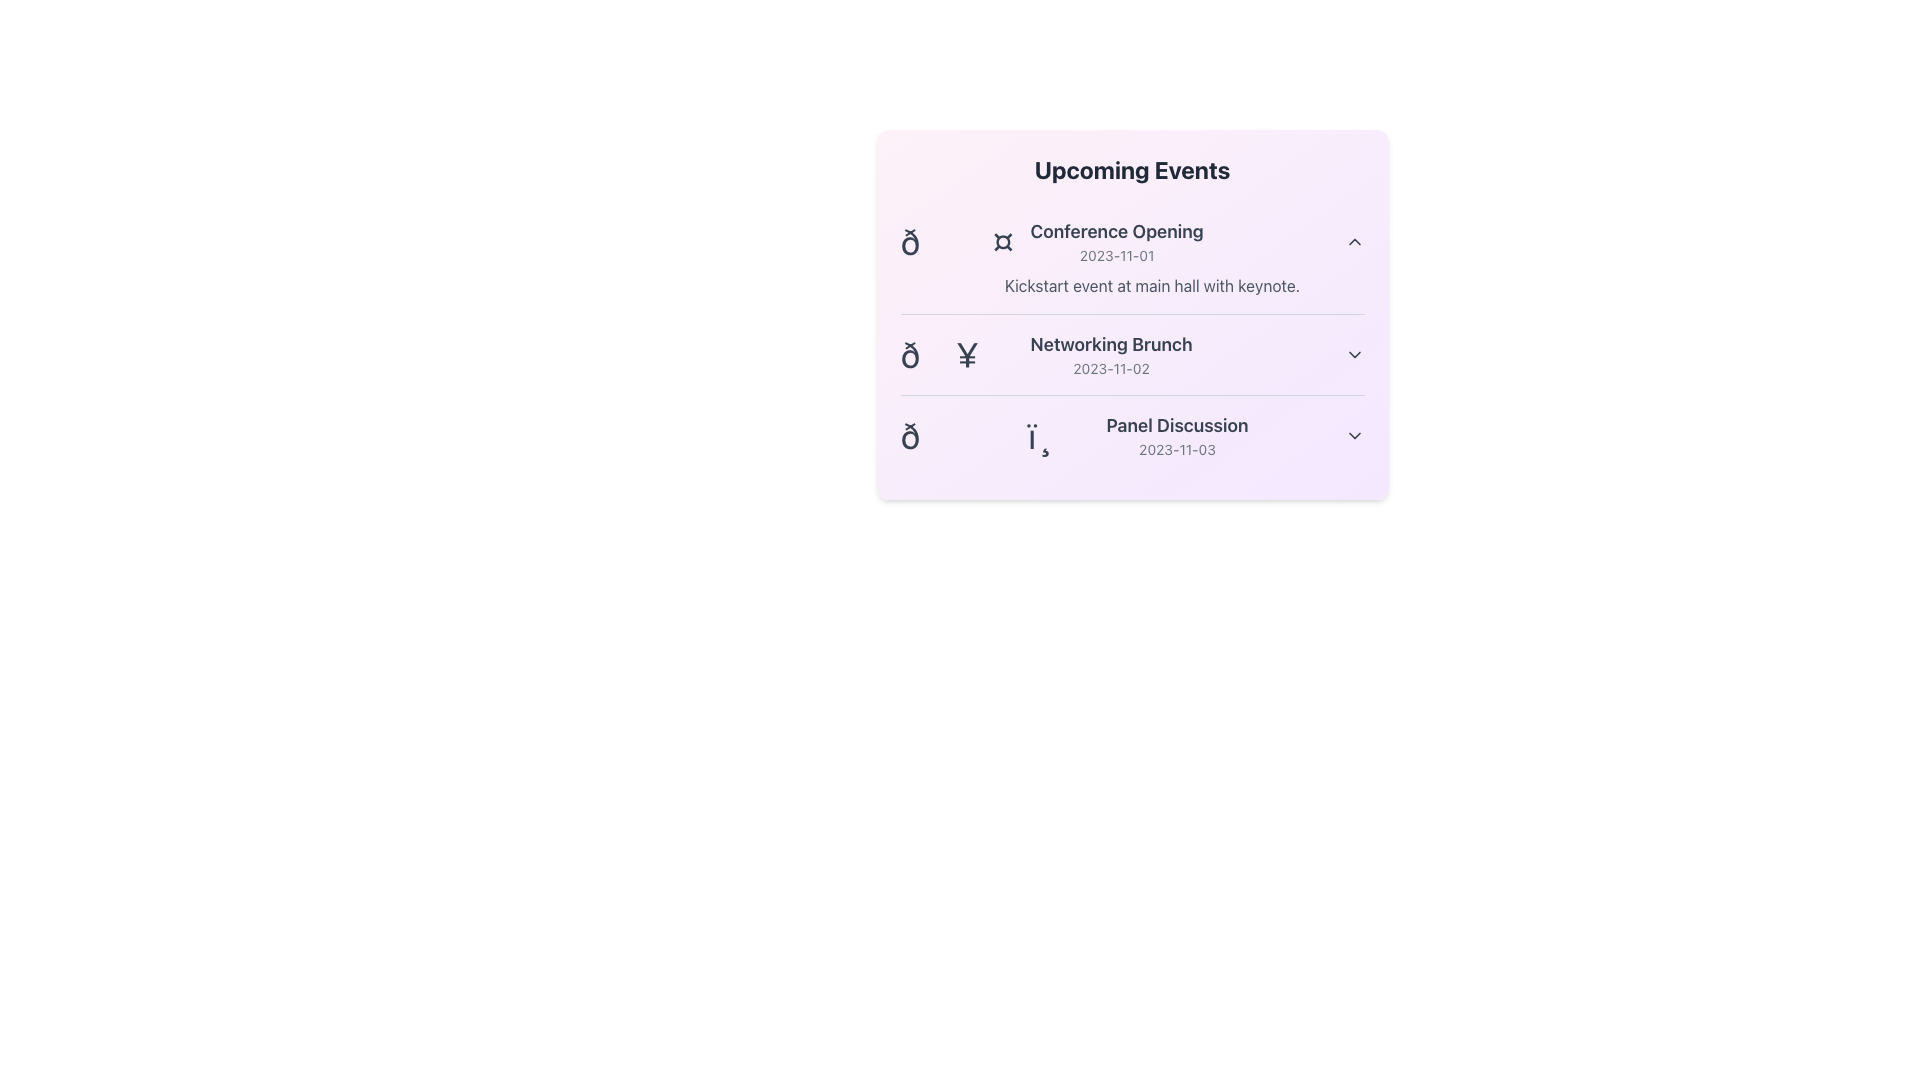 This screenshot has width=1920, height=1080. I want to click on the Dropdown indicator icon, a downward-pointing chevron located on the right side of the 'Panel Discussion' event in the 'Upcoming Events' section, so click(1354, 434).